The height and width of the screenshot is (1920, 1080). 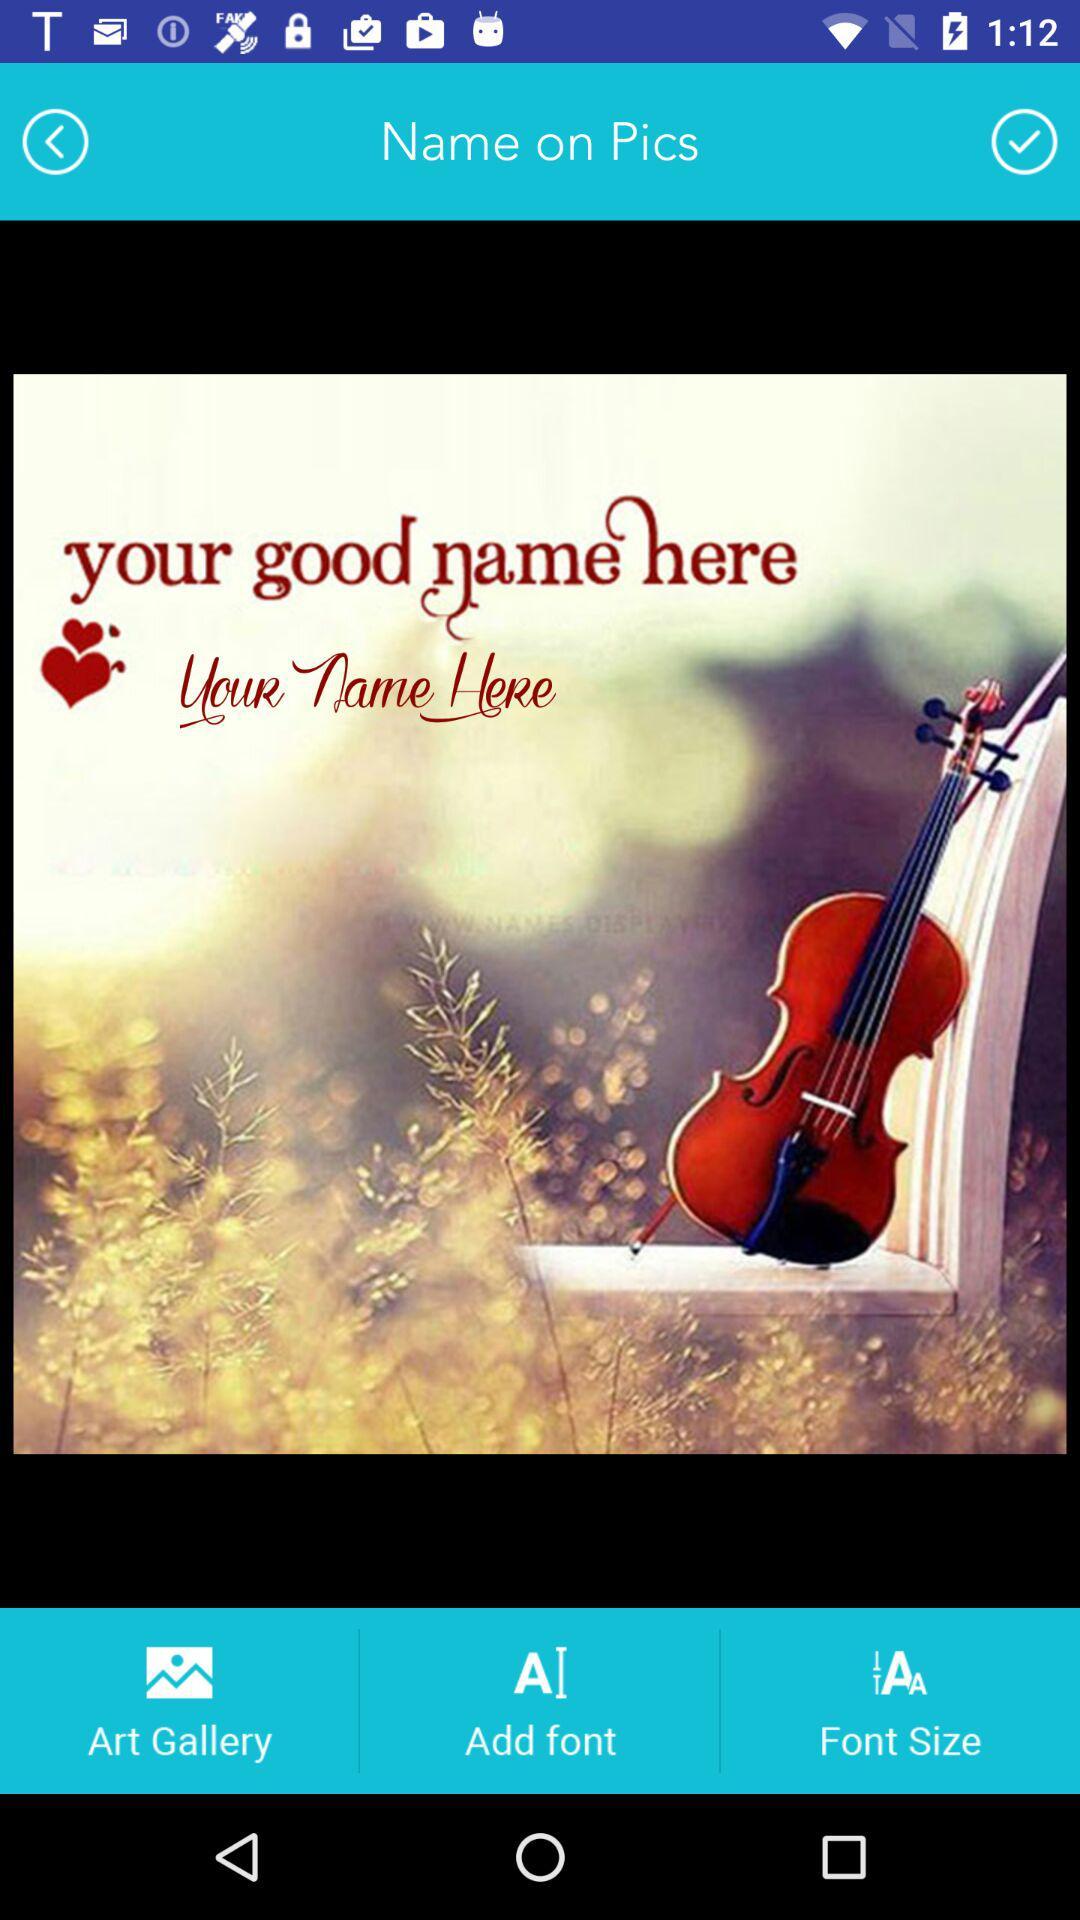 What do you see at coordinates (1024, 140) in the screenshot?
I see `app to the right of the name on pics app` at bounding box center [1024, 140].